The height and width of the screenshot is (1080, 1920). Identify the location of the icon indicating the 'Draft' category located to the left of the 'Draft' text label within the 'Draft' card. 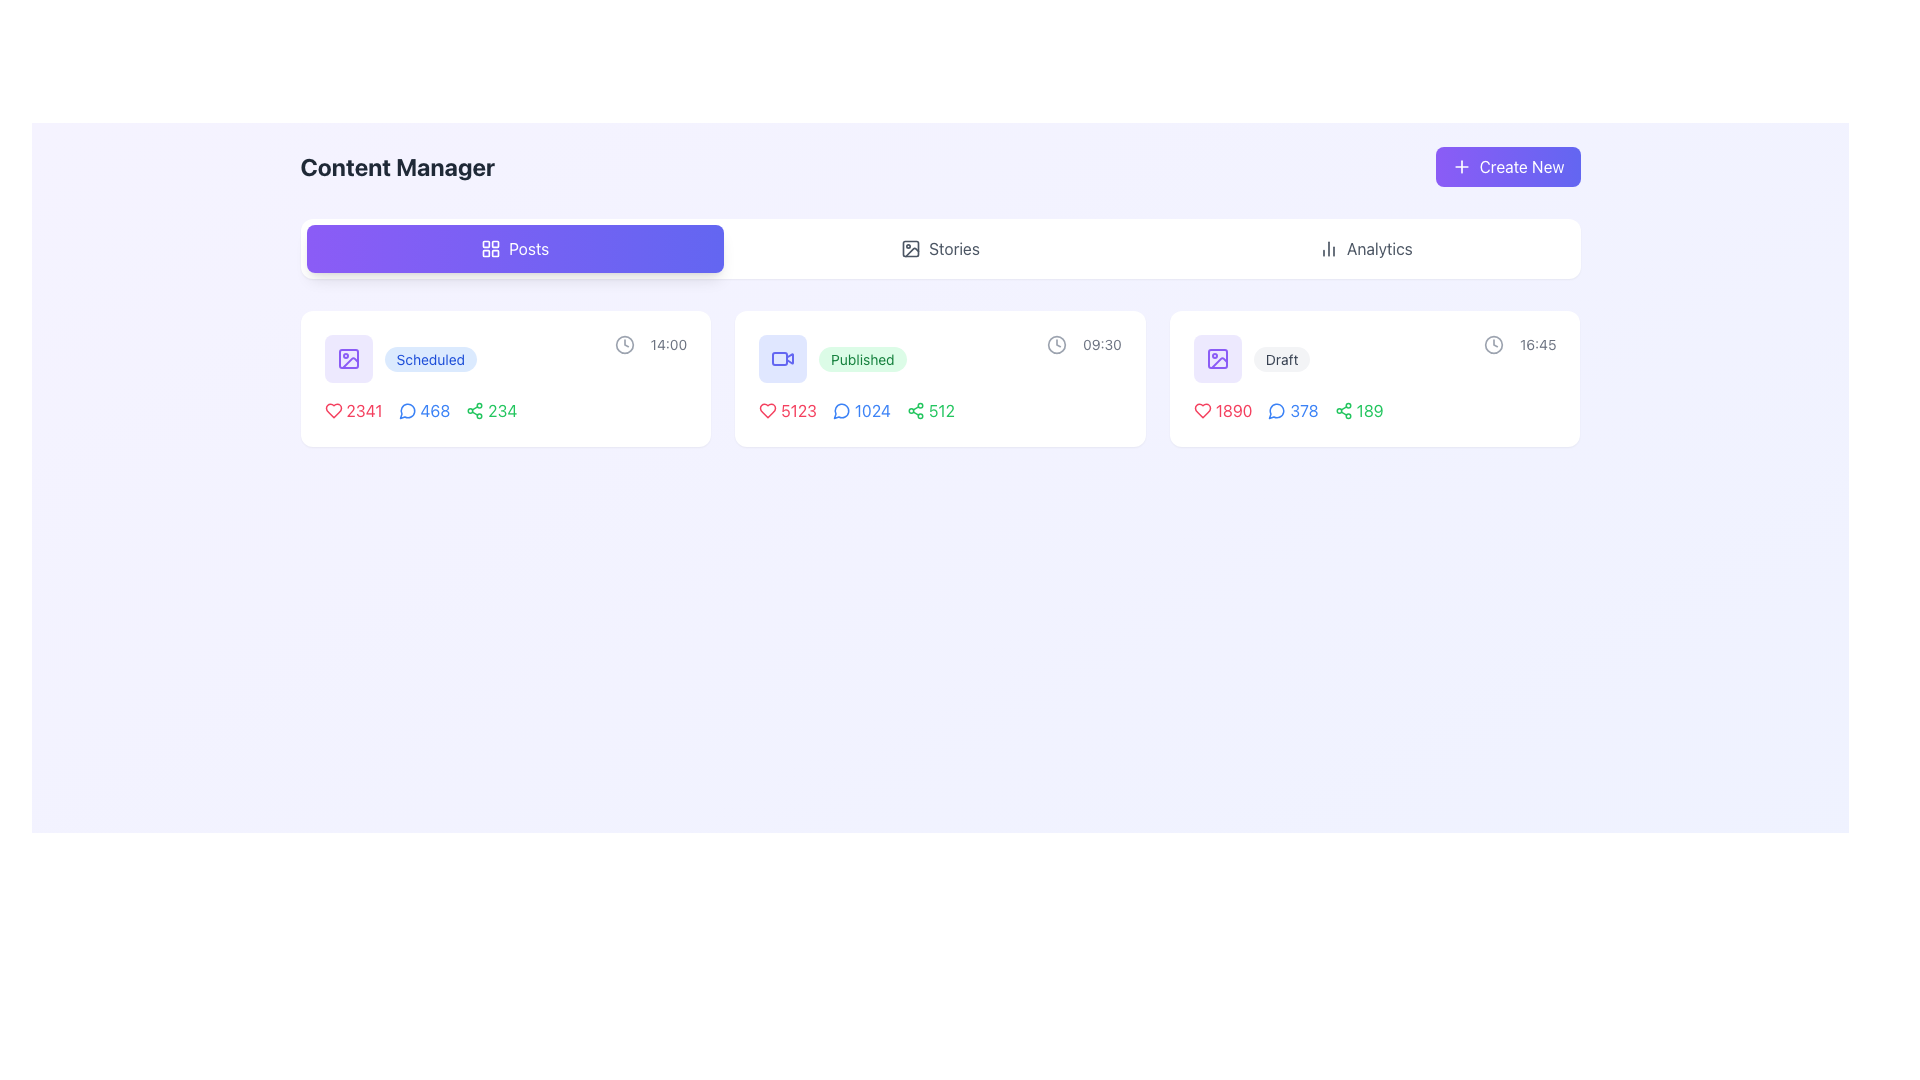
(1216, 357).